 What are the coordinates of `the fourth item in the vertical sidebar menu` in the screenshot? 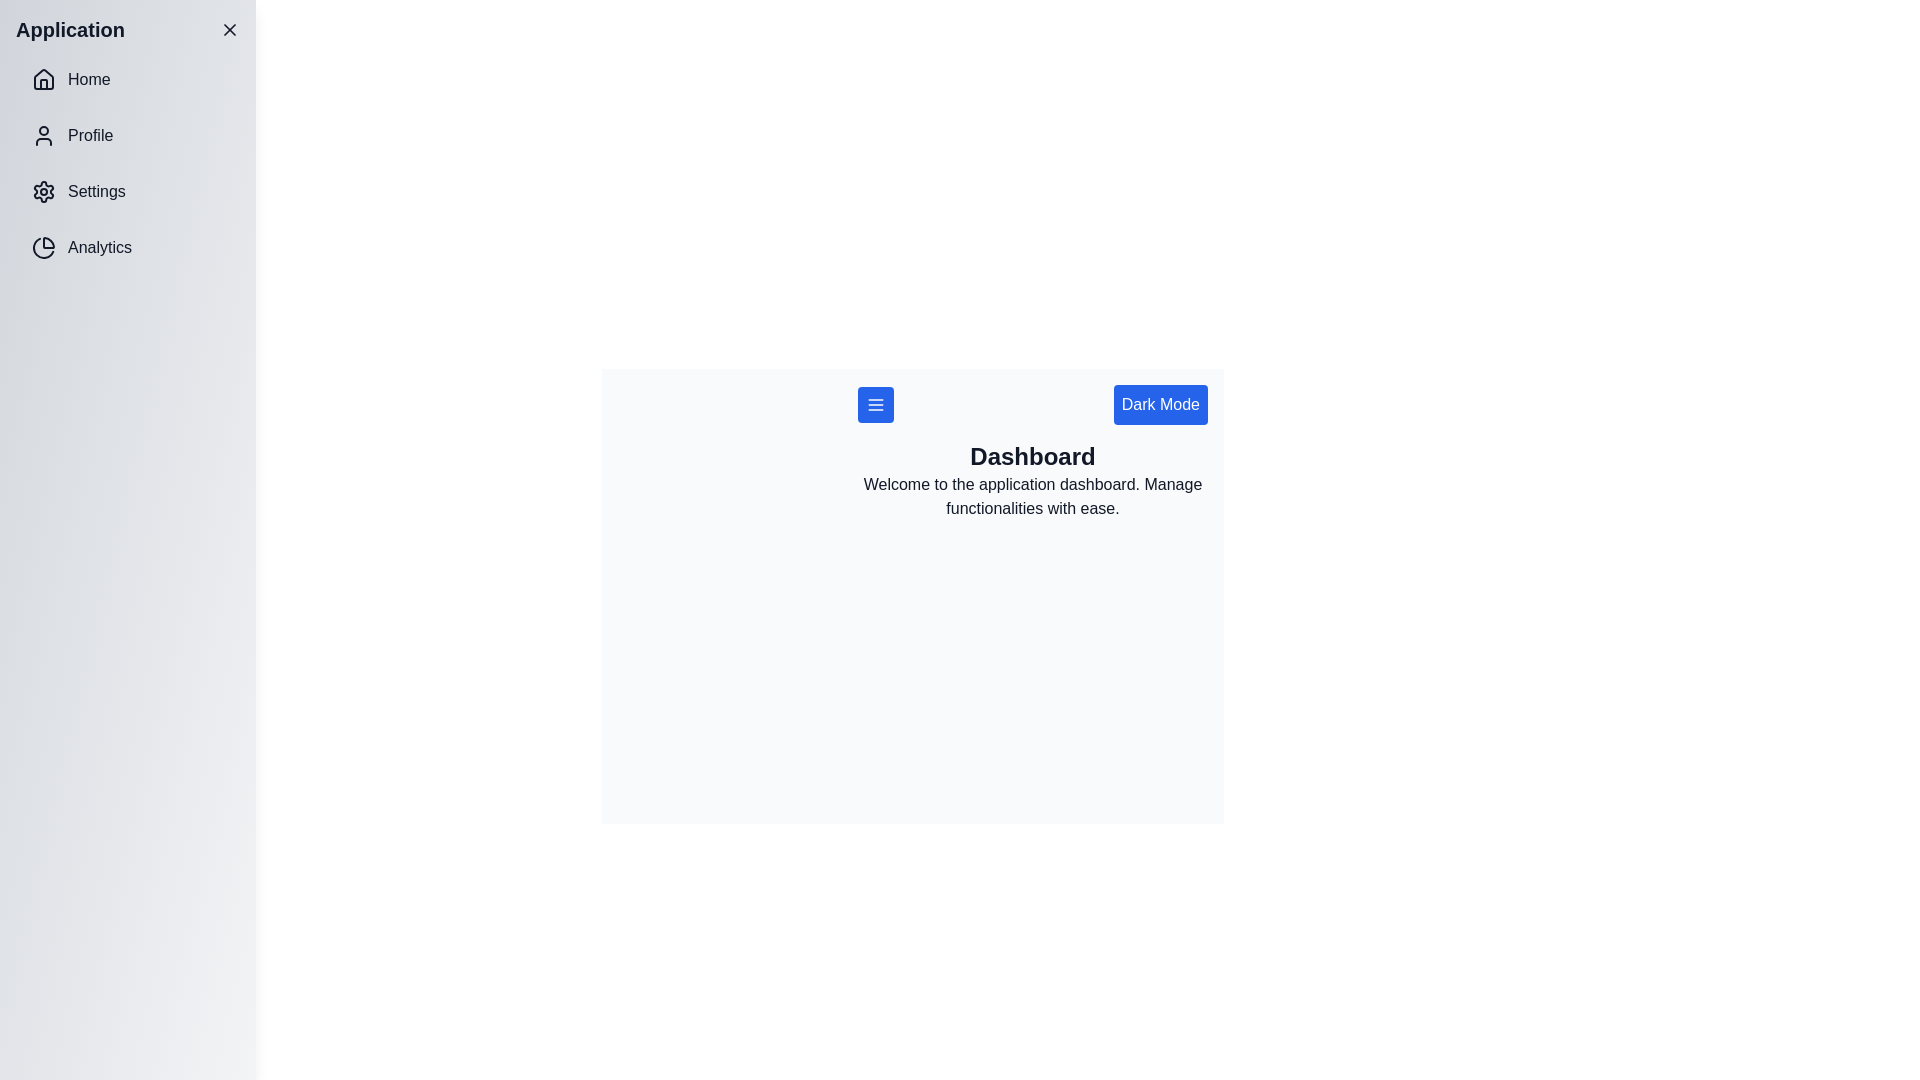 It's located at (127, 246).